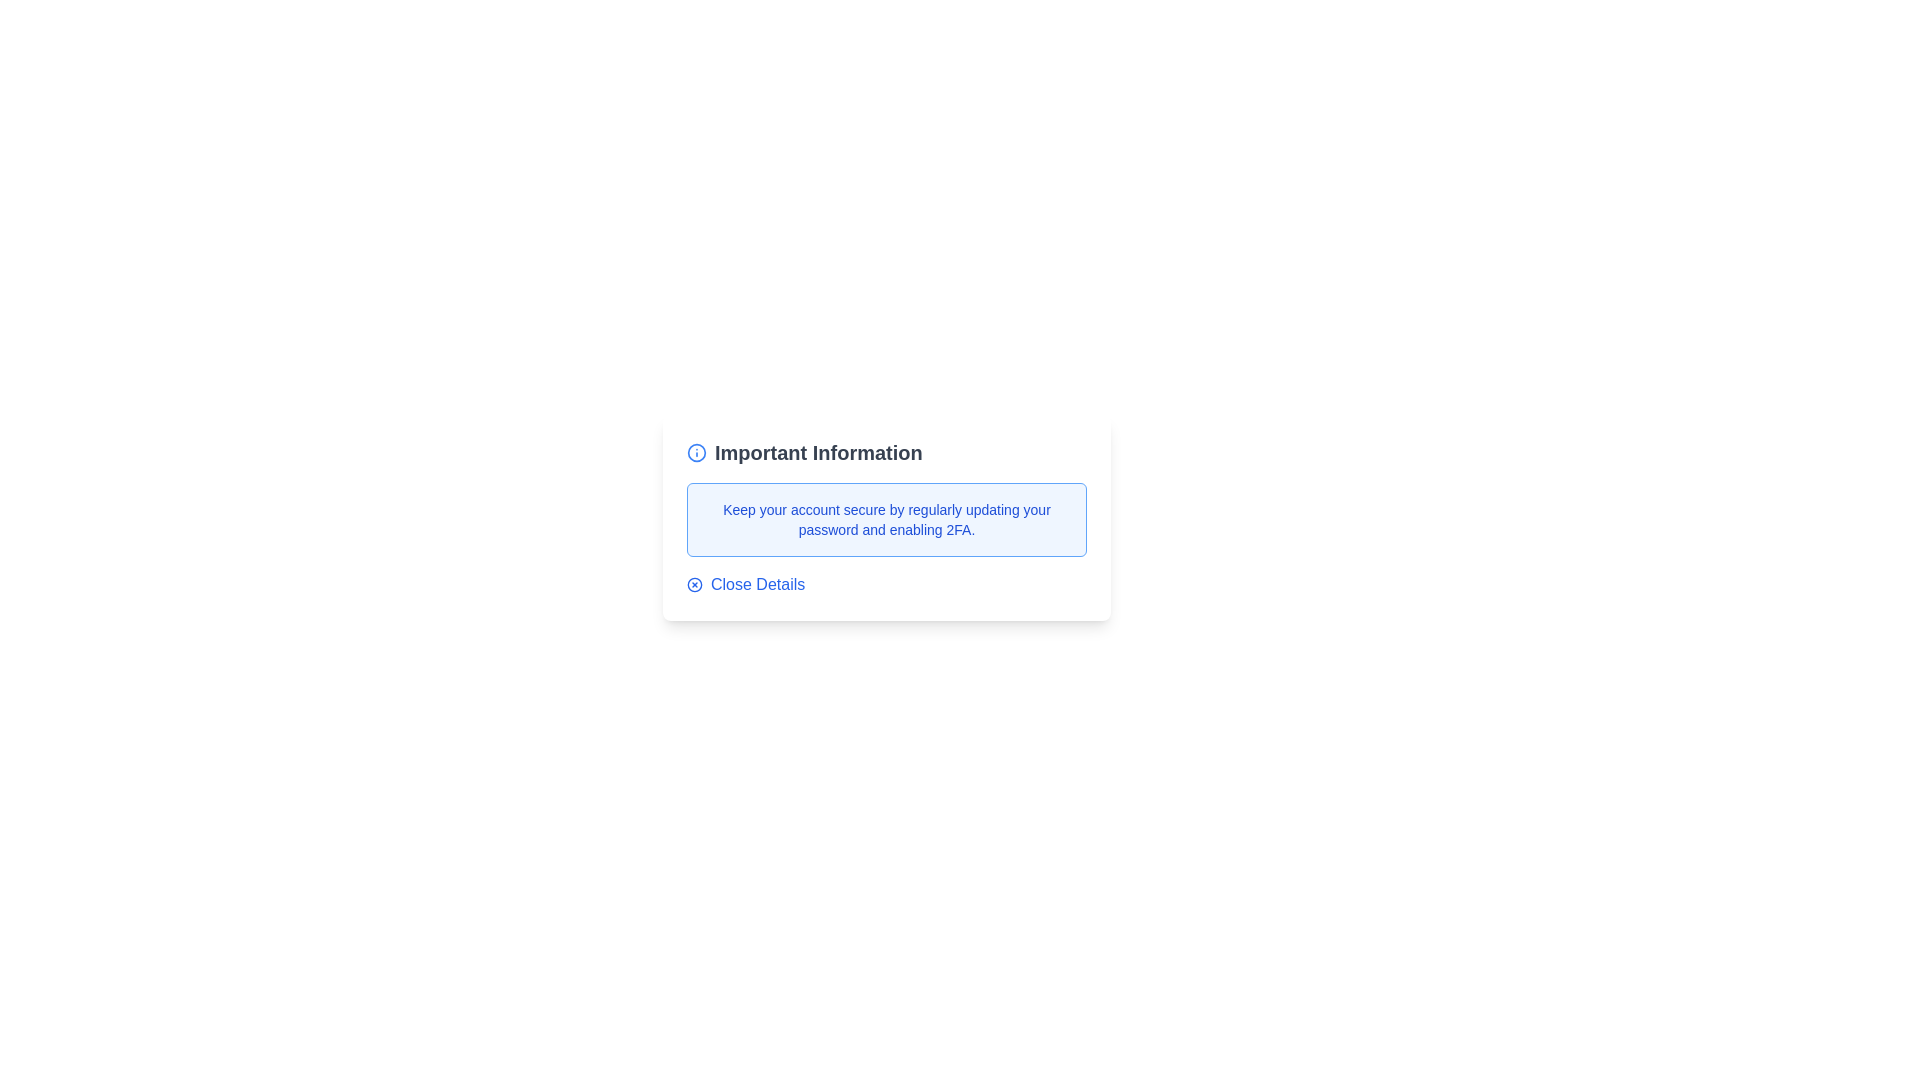  What do you see at coordinates (696, 452) in the screenshot?
I see `the 'Info' icon to trigger its action` at bounding box center [696, 452].